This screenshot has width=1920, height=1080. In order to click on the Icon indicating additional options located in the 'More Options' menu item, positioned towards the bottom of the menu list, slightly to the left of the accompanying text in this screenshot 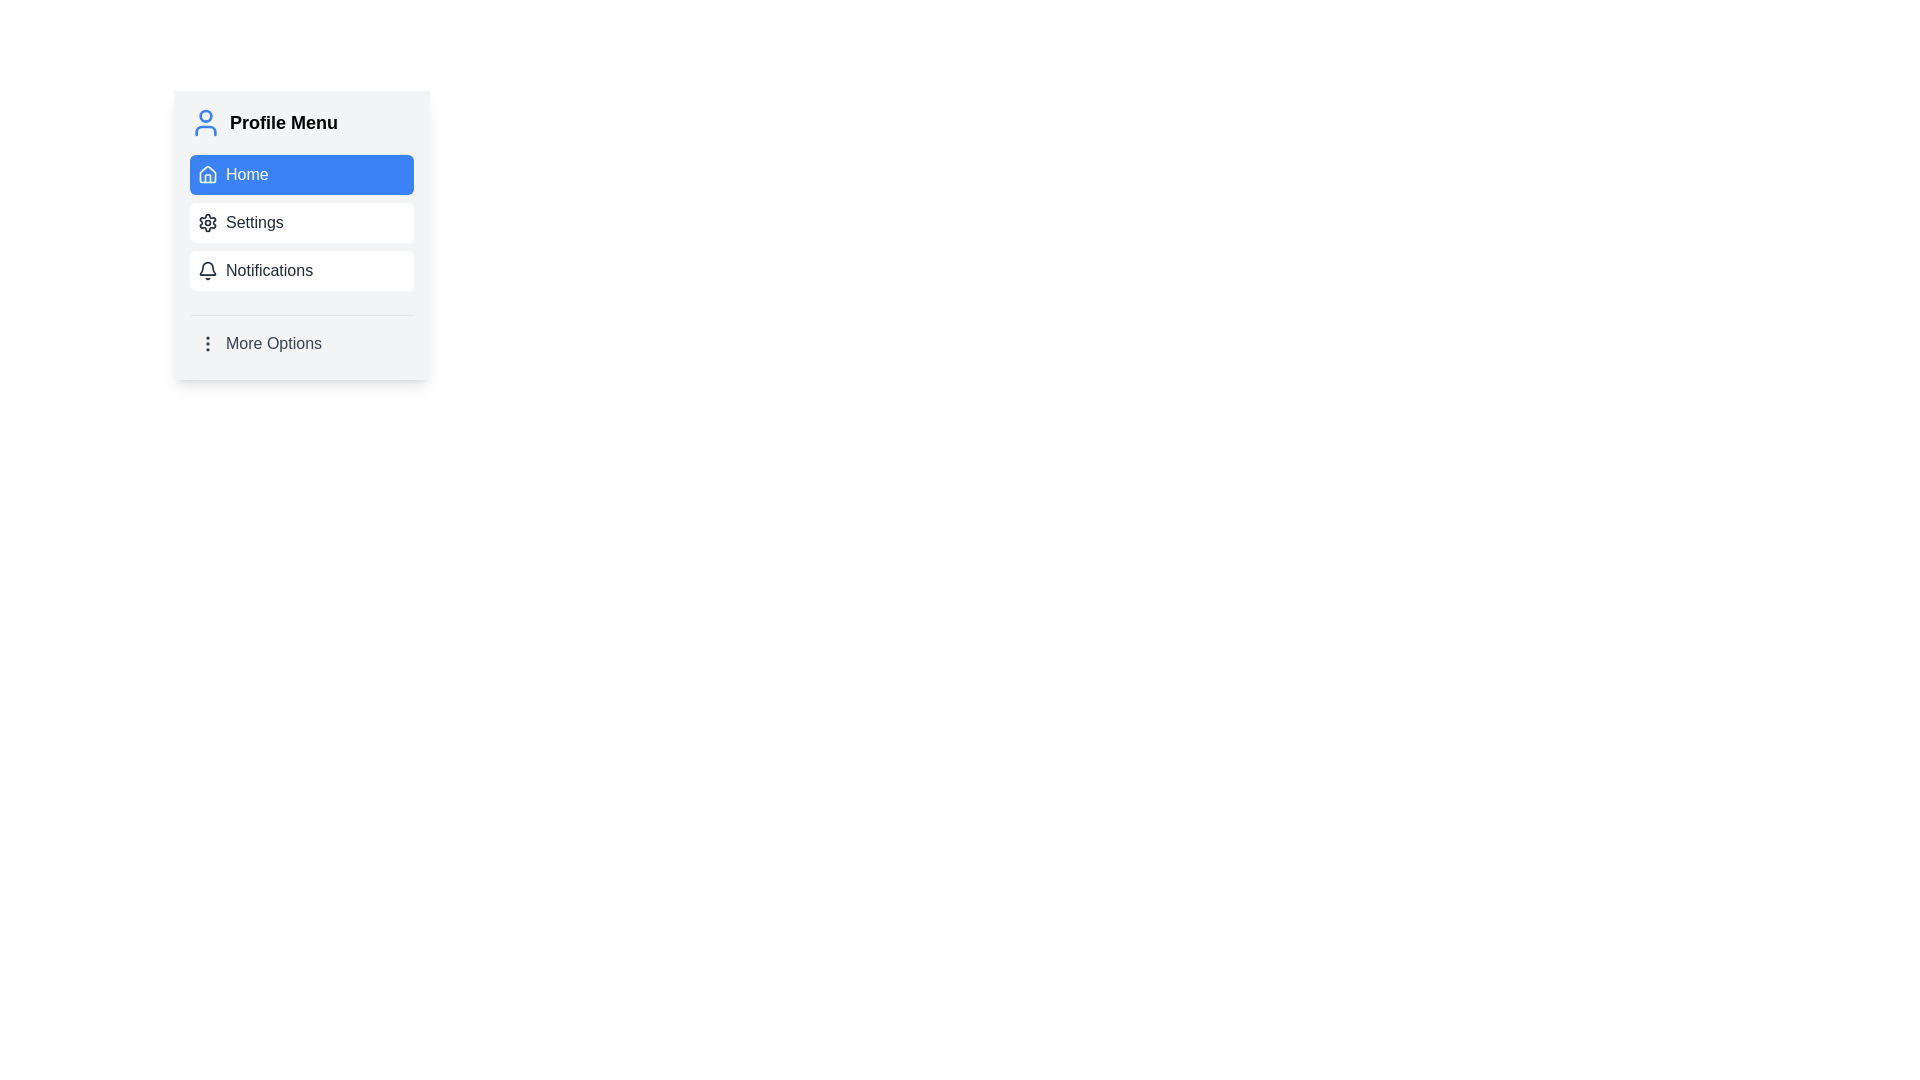, I will do `click(207, 342)`.